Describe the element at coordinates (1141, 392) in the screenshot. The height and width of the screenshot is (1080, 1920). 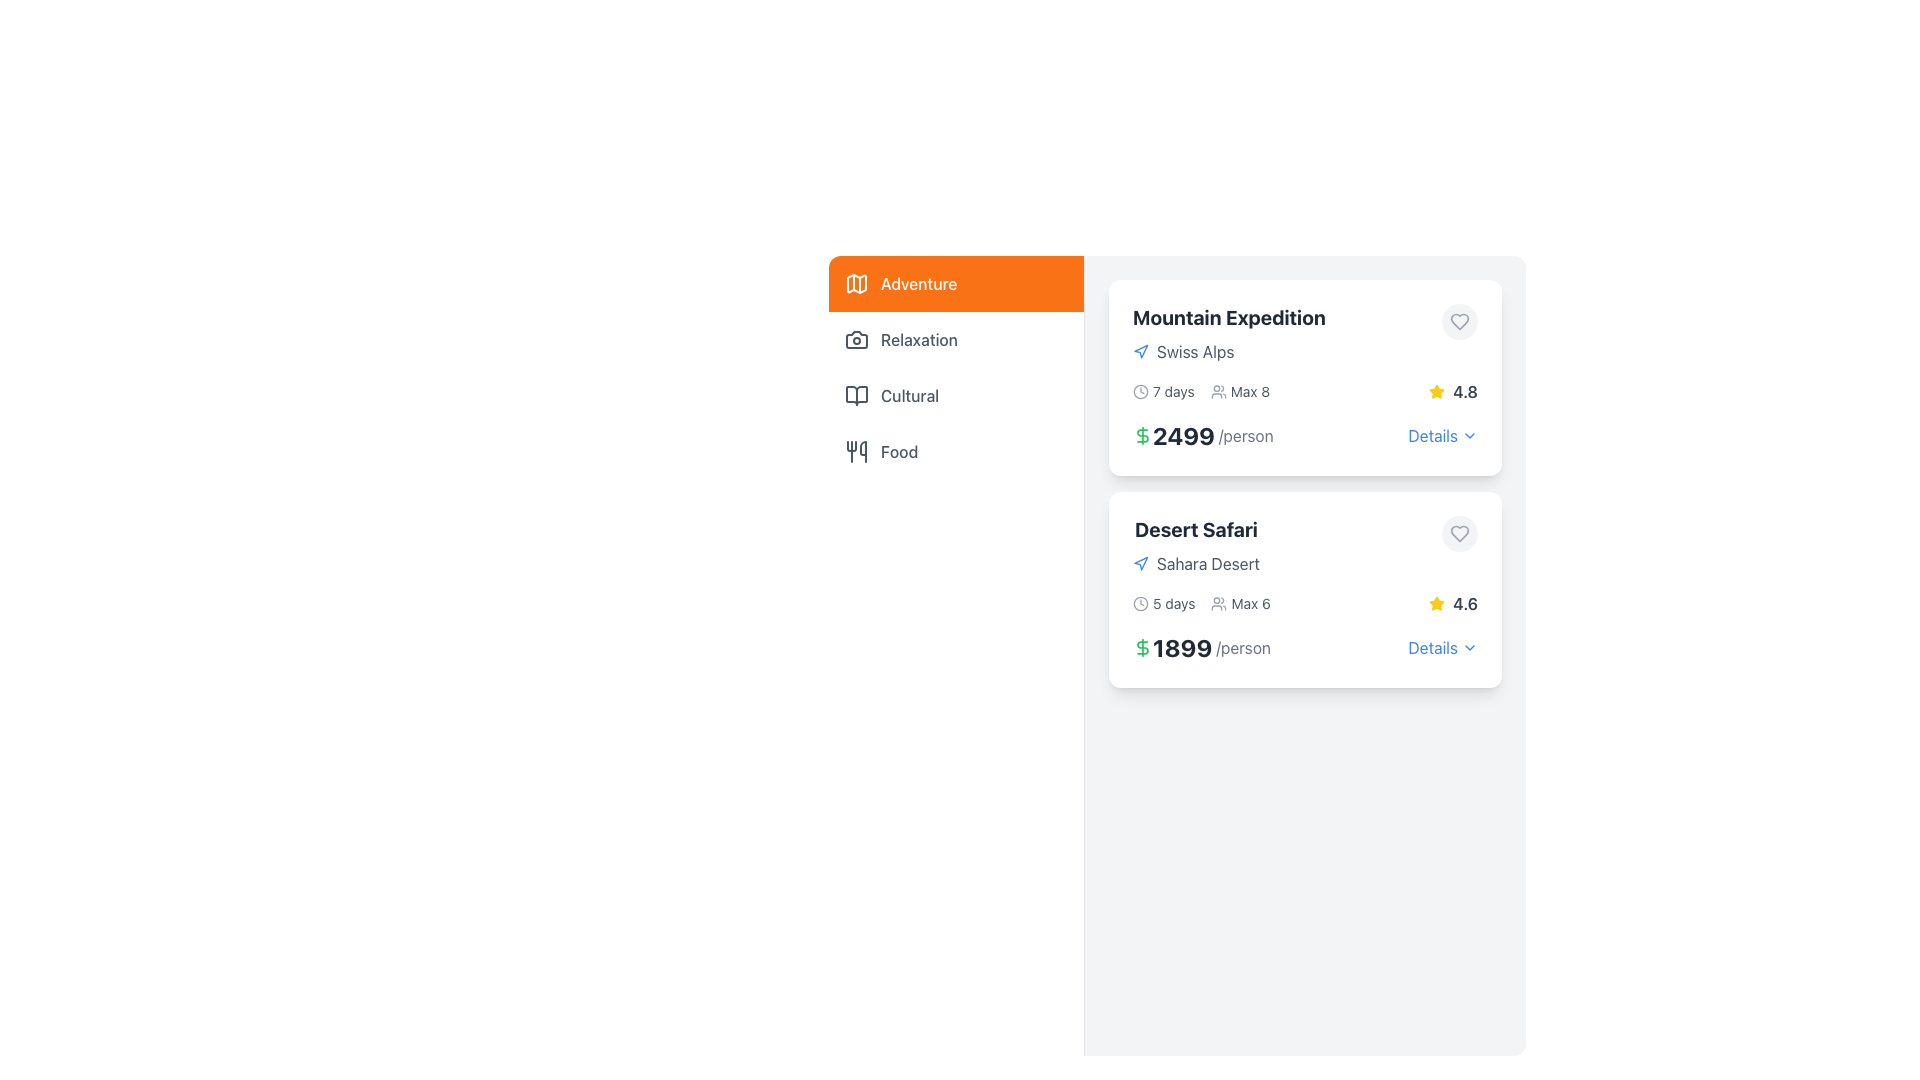
I see `the clock icon located to the left of the '7 days' text within the 'Mountain Expedition' card` at that location.